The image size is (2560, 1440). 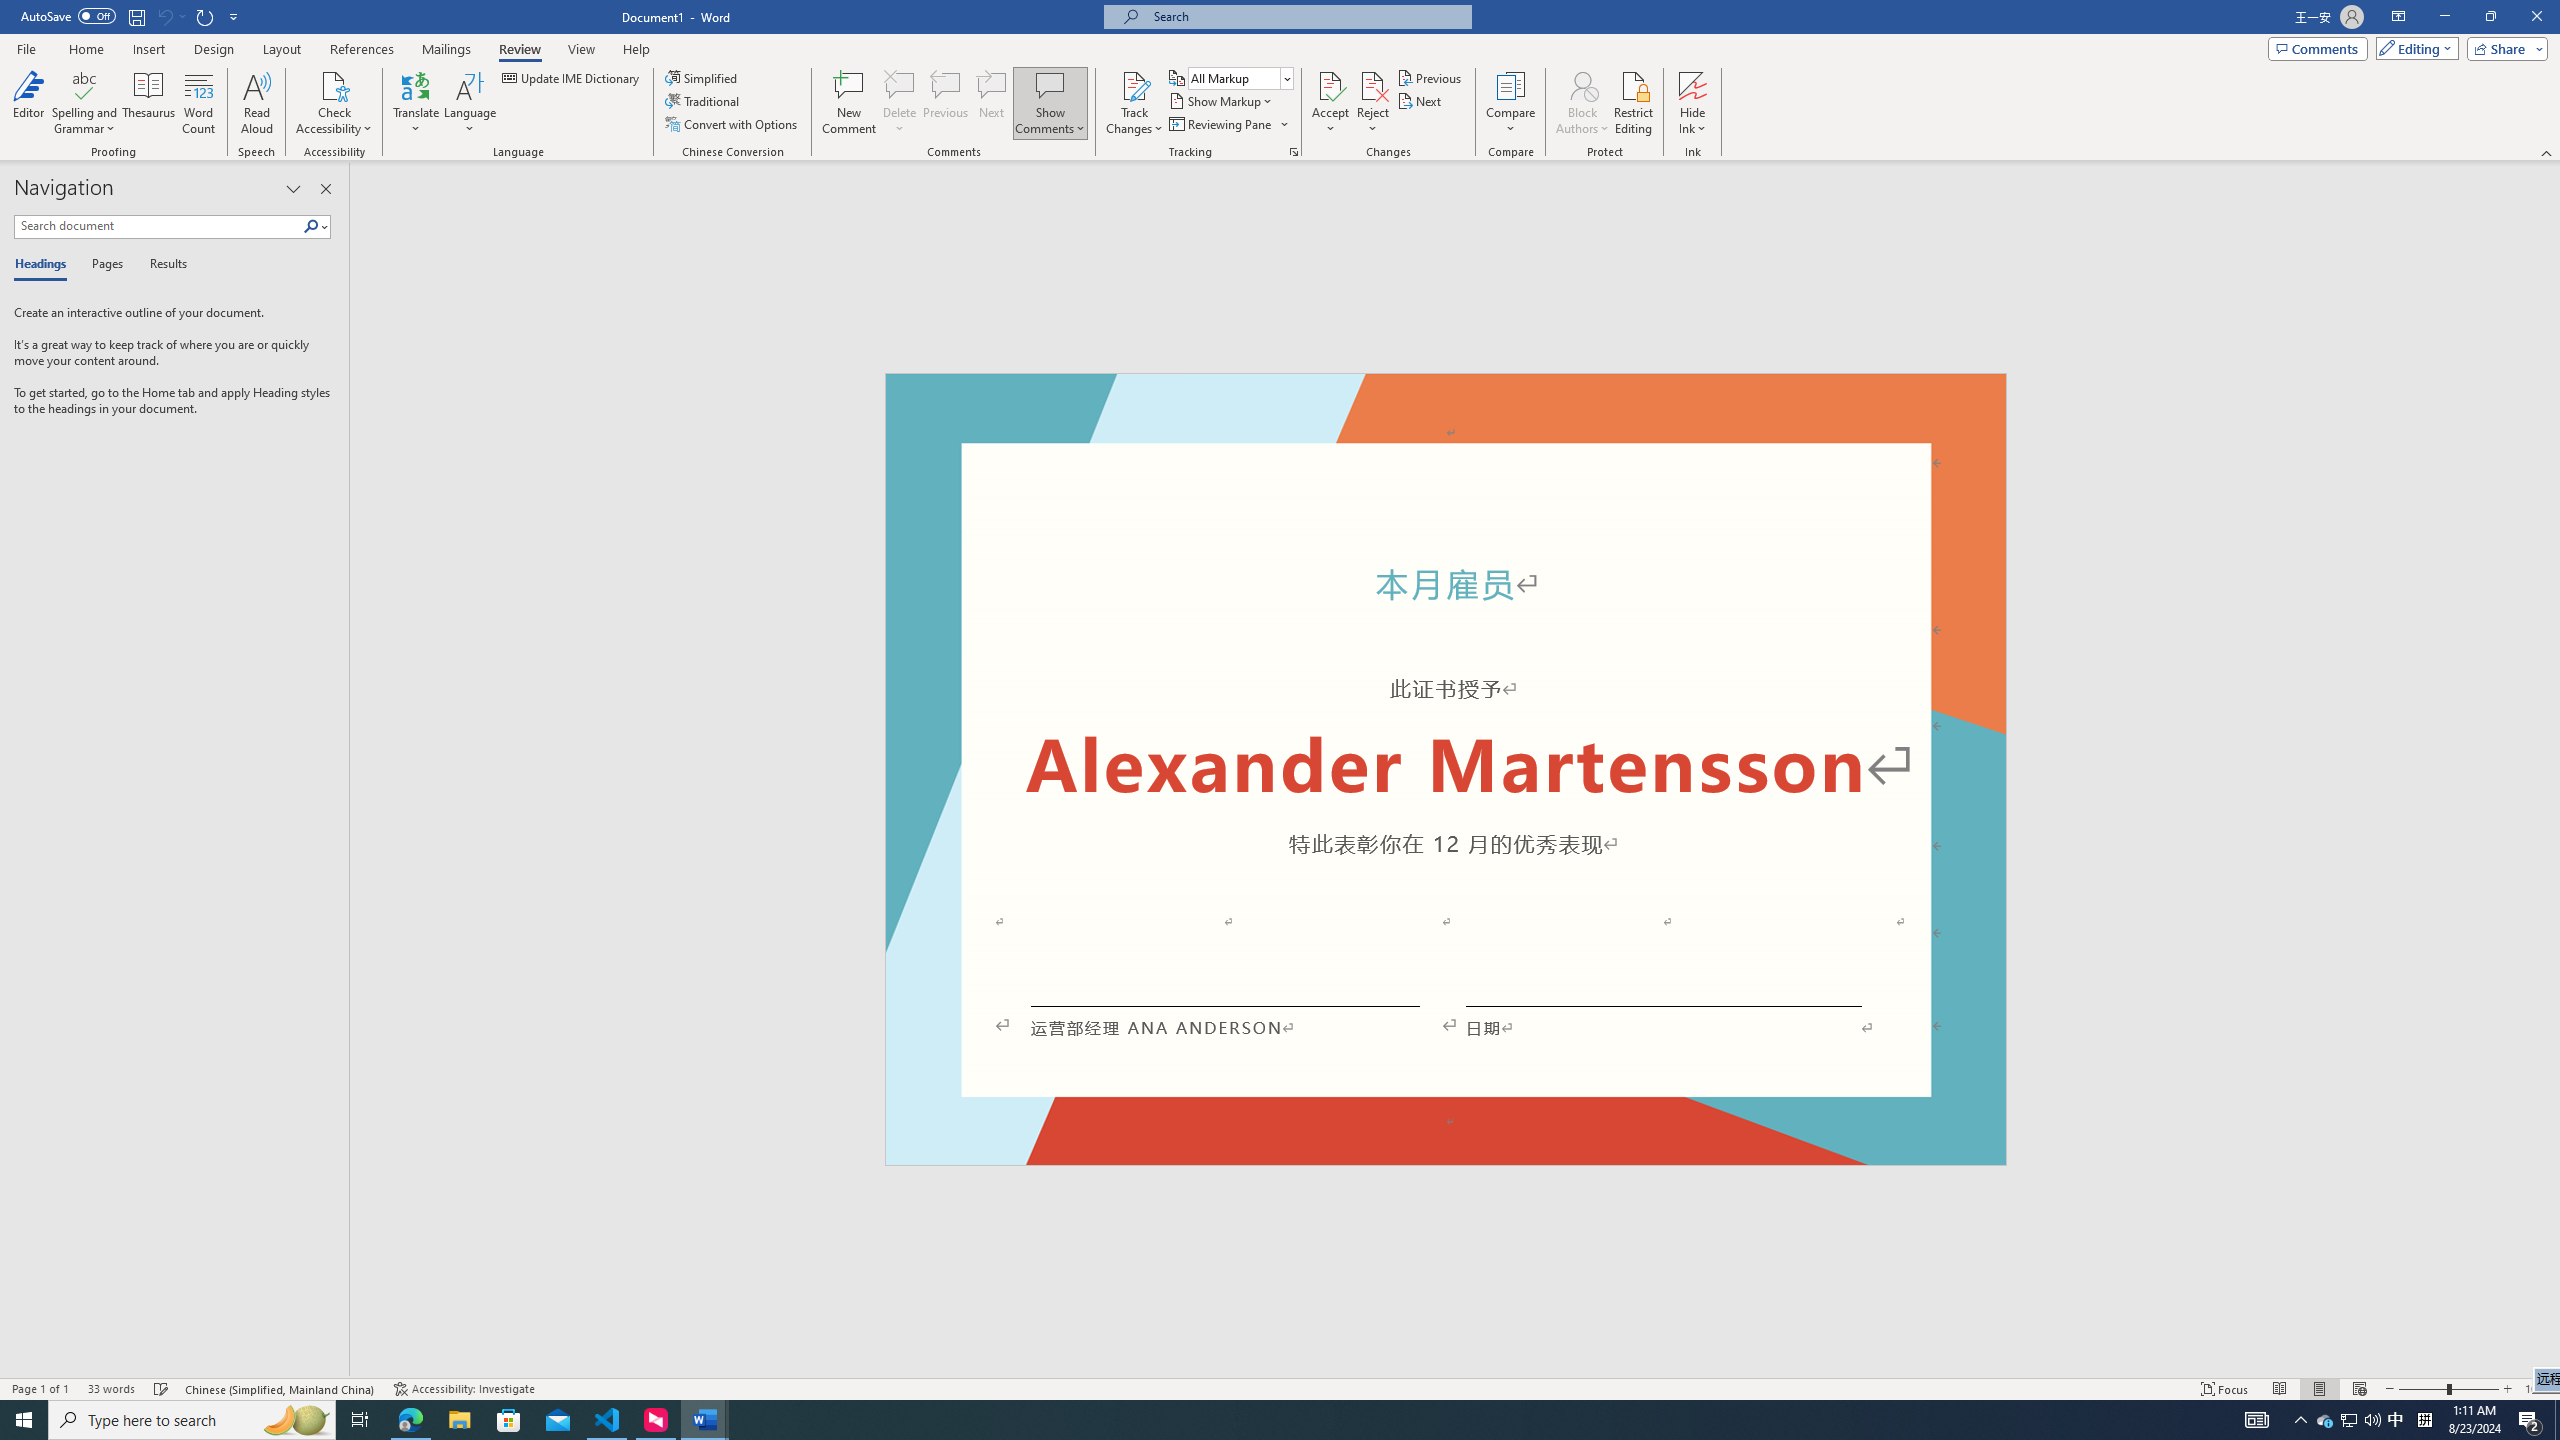 I want to click on 'Hide Ink', so click(x=1692, y=84).